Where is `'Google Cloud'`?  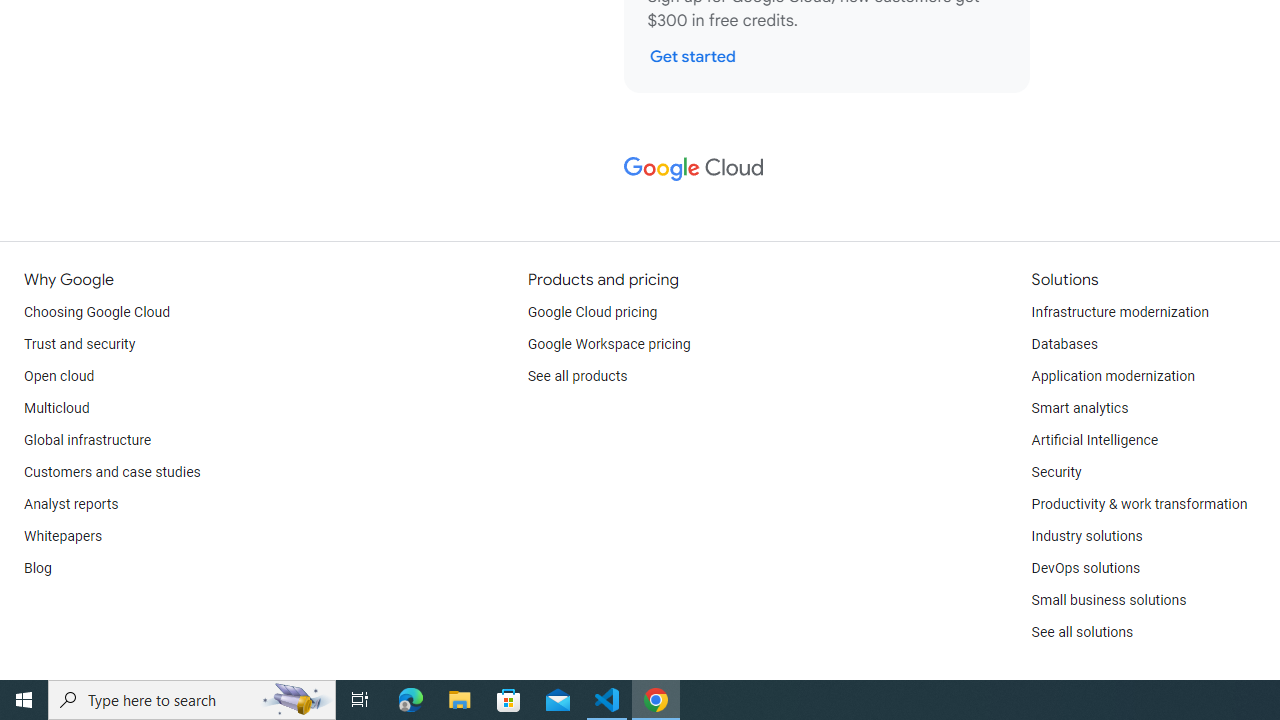
'Google Cloud' is located at coordinates (693, 167).